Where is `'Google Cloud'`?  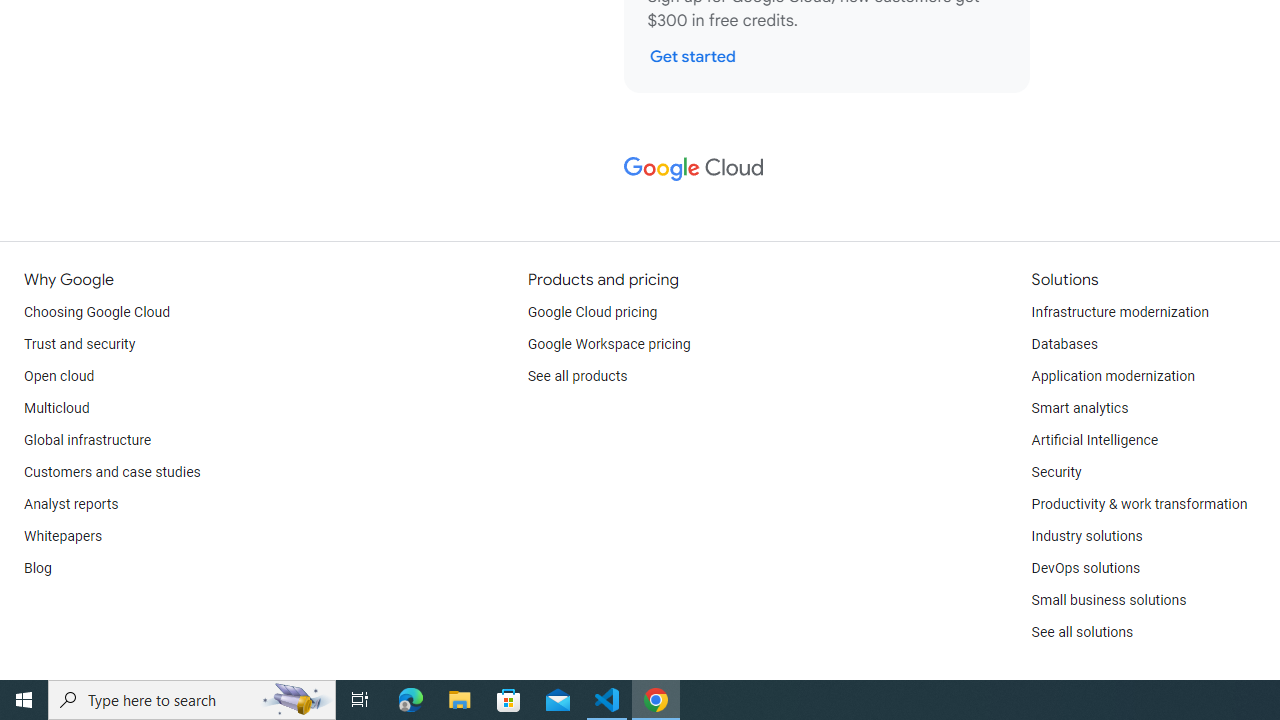
'Google Cloud' is located at coordinates (693, 167).